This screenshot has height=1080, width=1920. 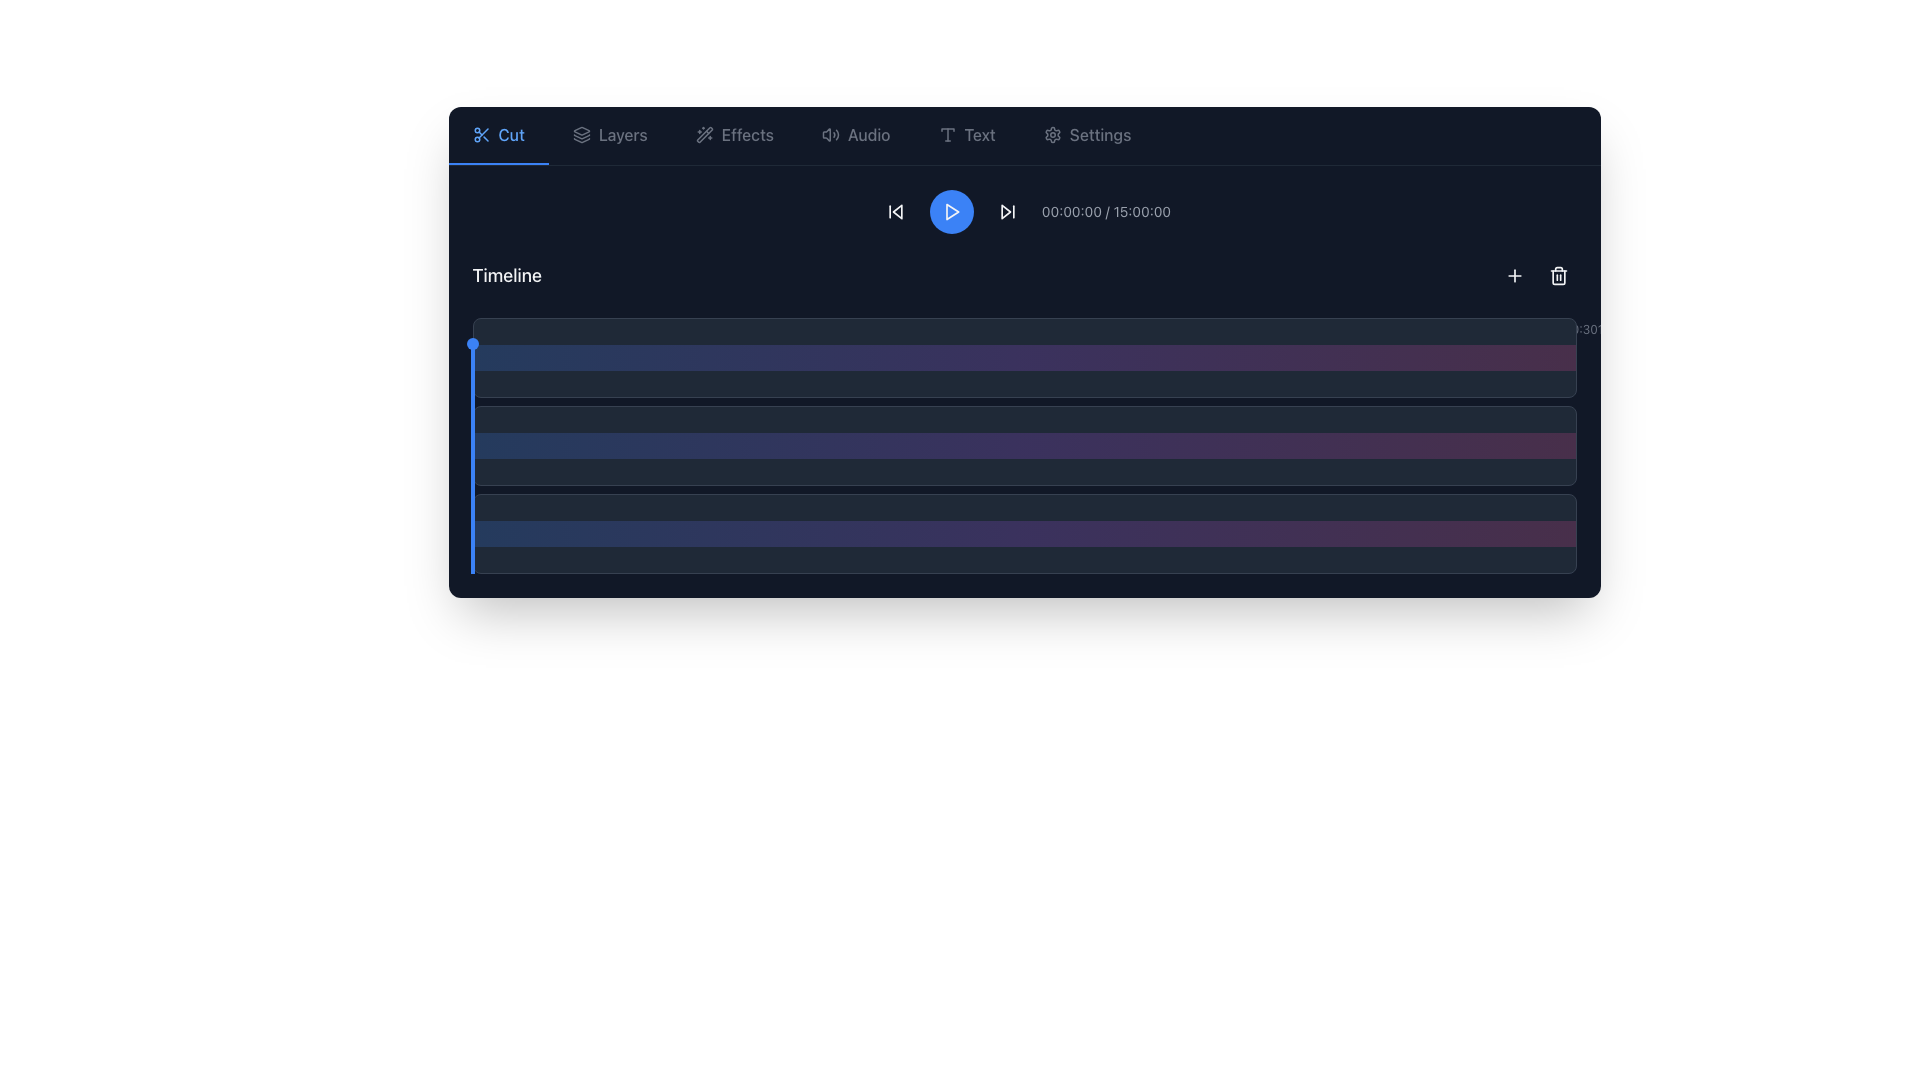 I want to click on the icon resembling three layered rectangles with rounded edges, located to the left of the 'Layers' text in the main navigation toolbar, so click(x=580, y=135).